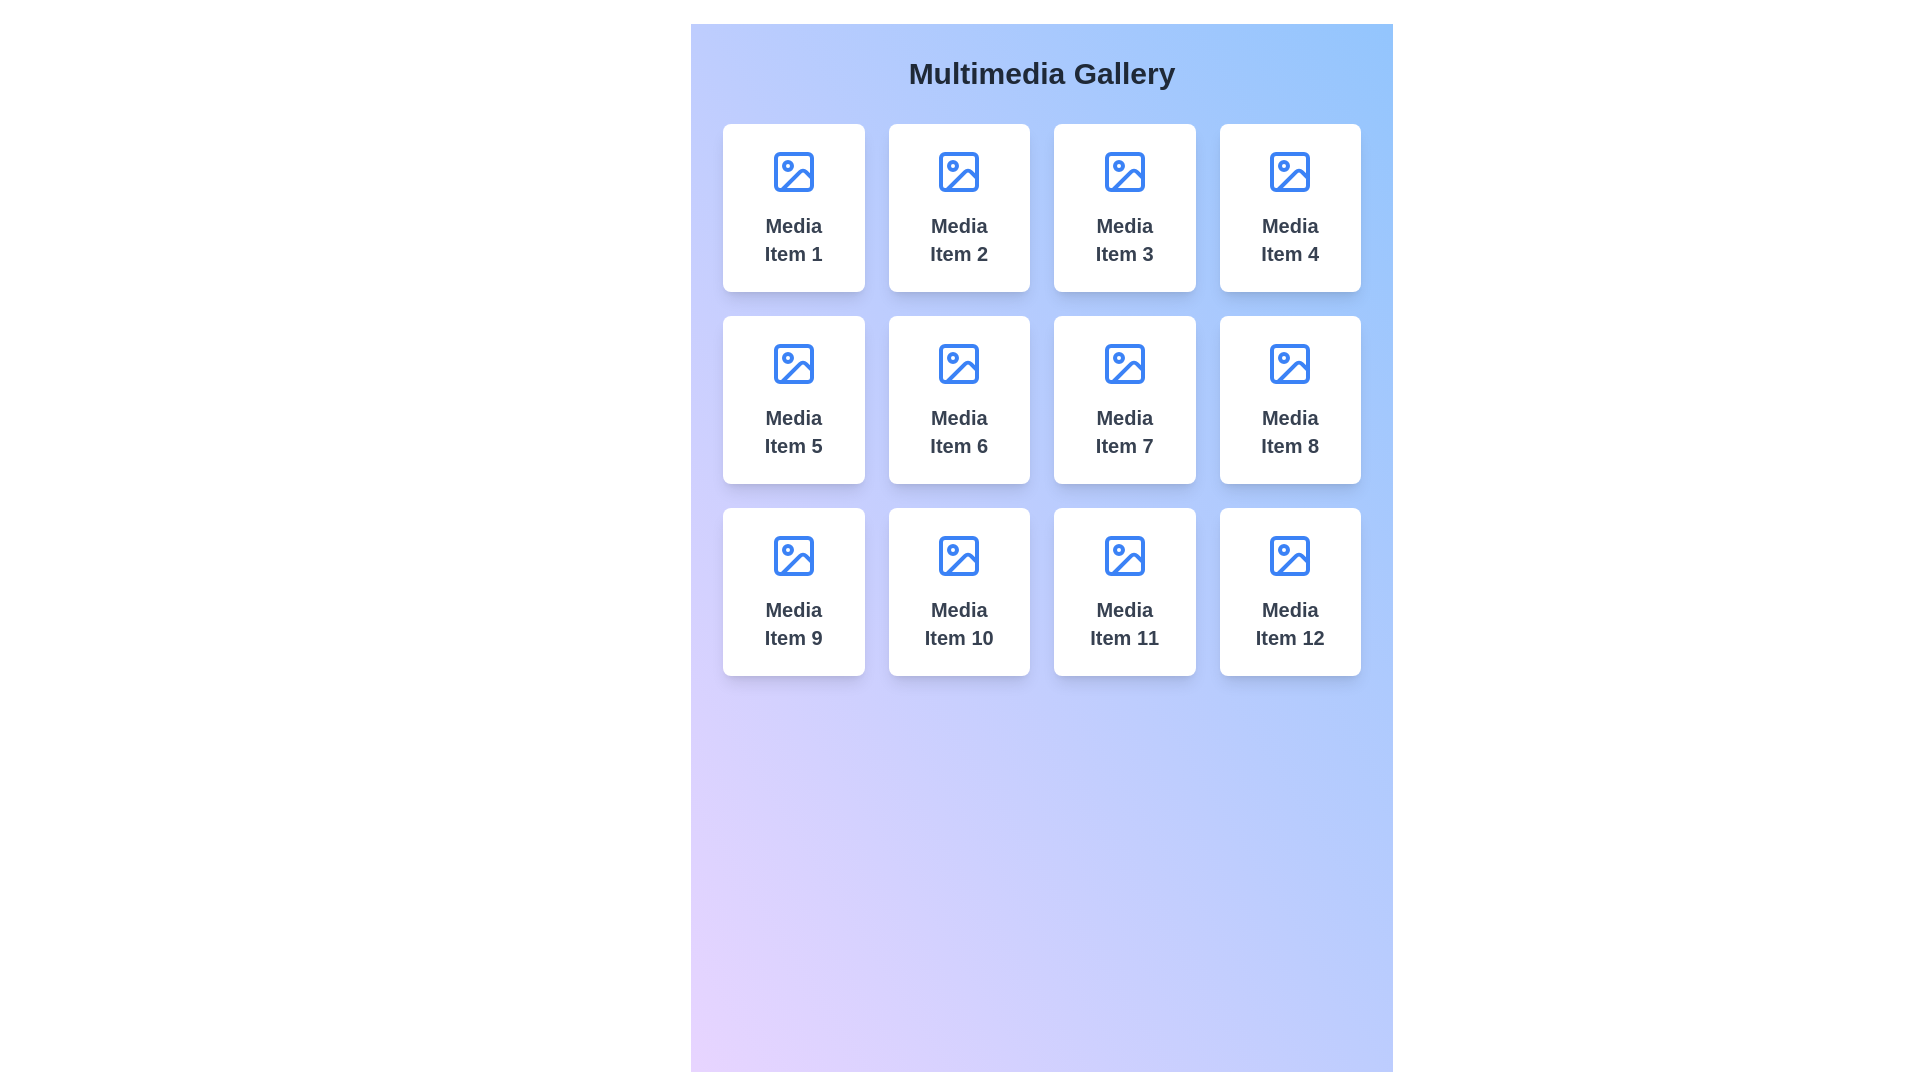  I want to click on the white card in the top-right corner of the layout grid, which contains a blue image icon and the text 'Media Item 4' in bold, so click(1290, 208).